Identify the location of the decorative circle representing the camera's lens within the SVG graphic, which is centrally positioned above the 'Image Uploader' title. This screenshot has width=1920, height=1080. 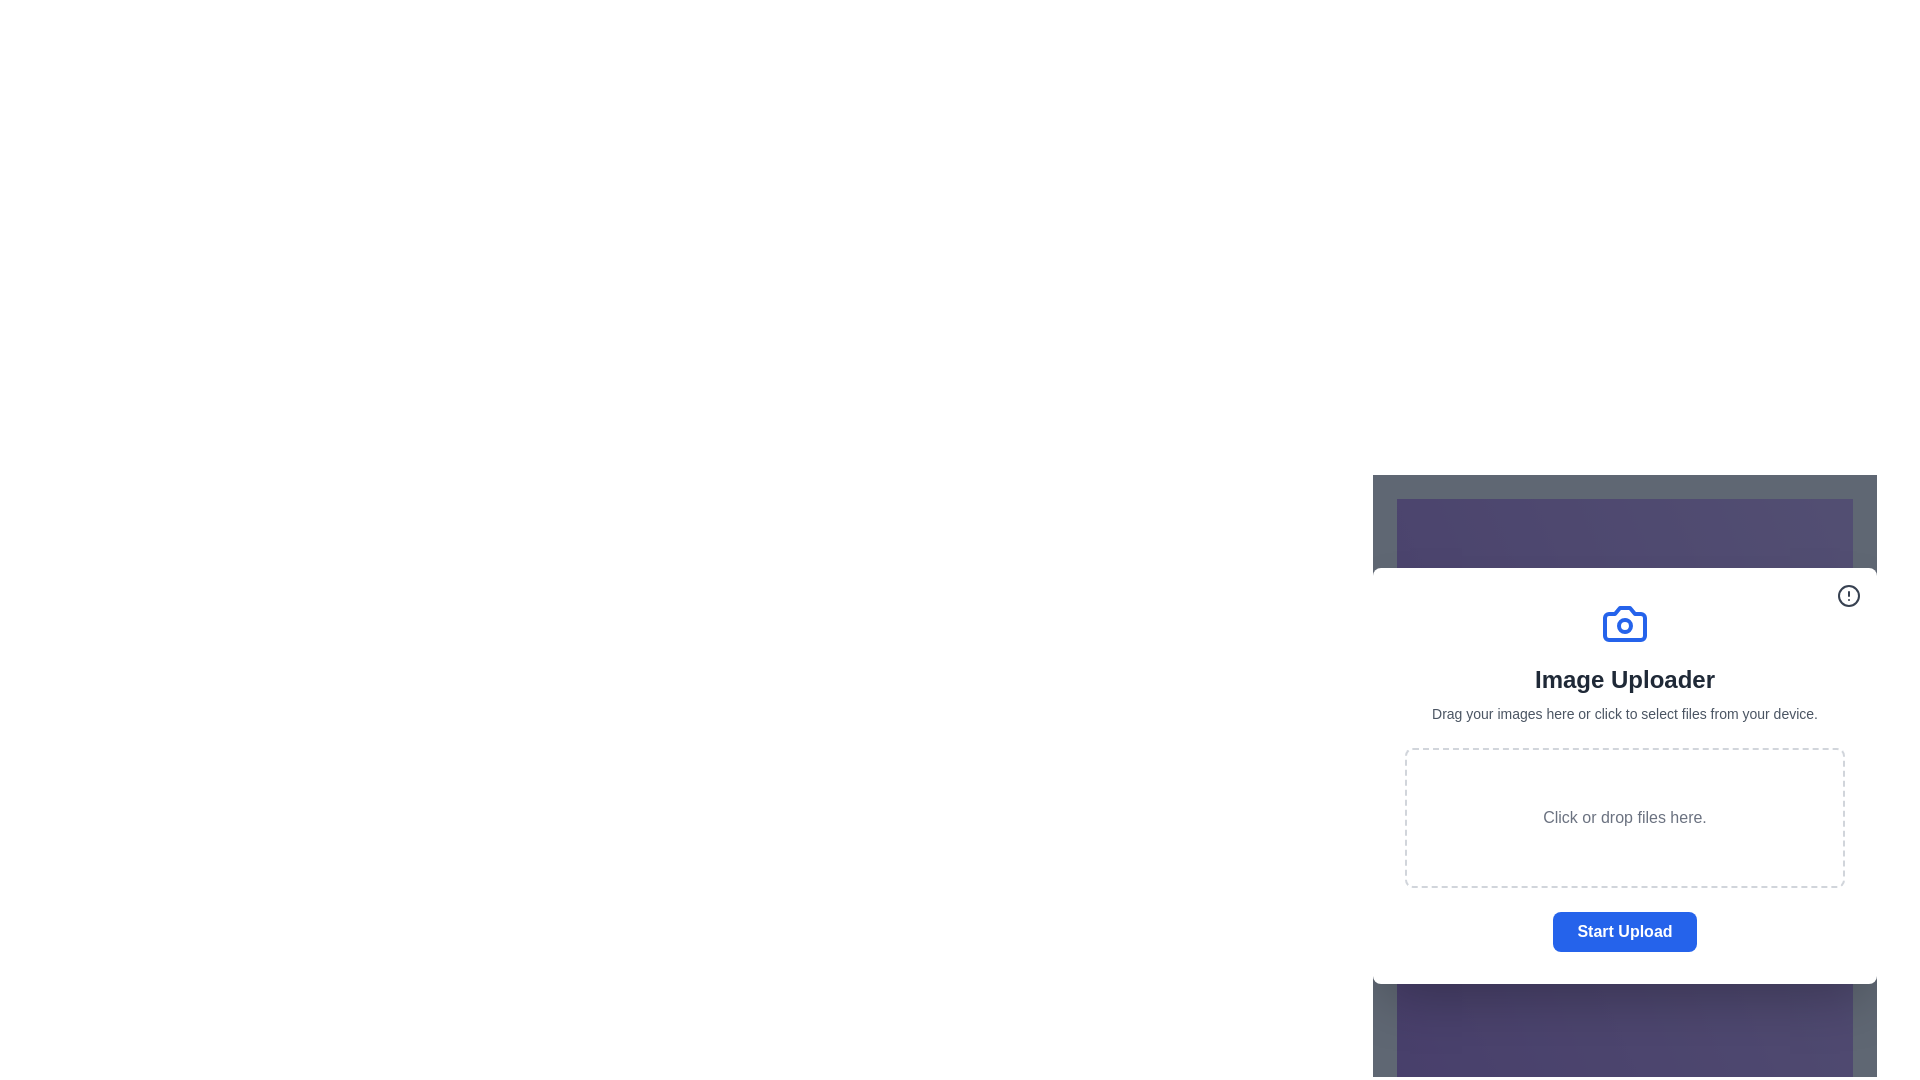
(1625, 624).